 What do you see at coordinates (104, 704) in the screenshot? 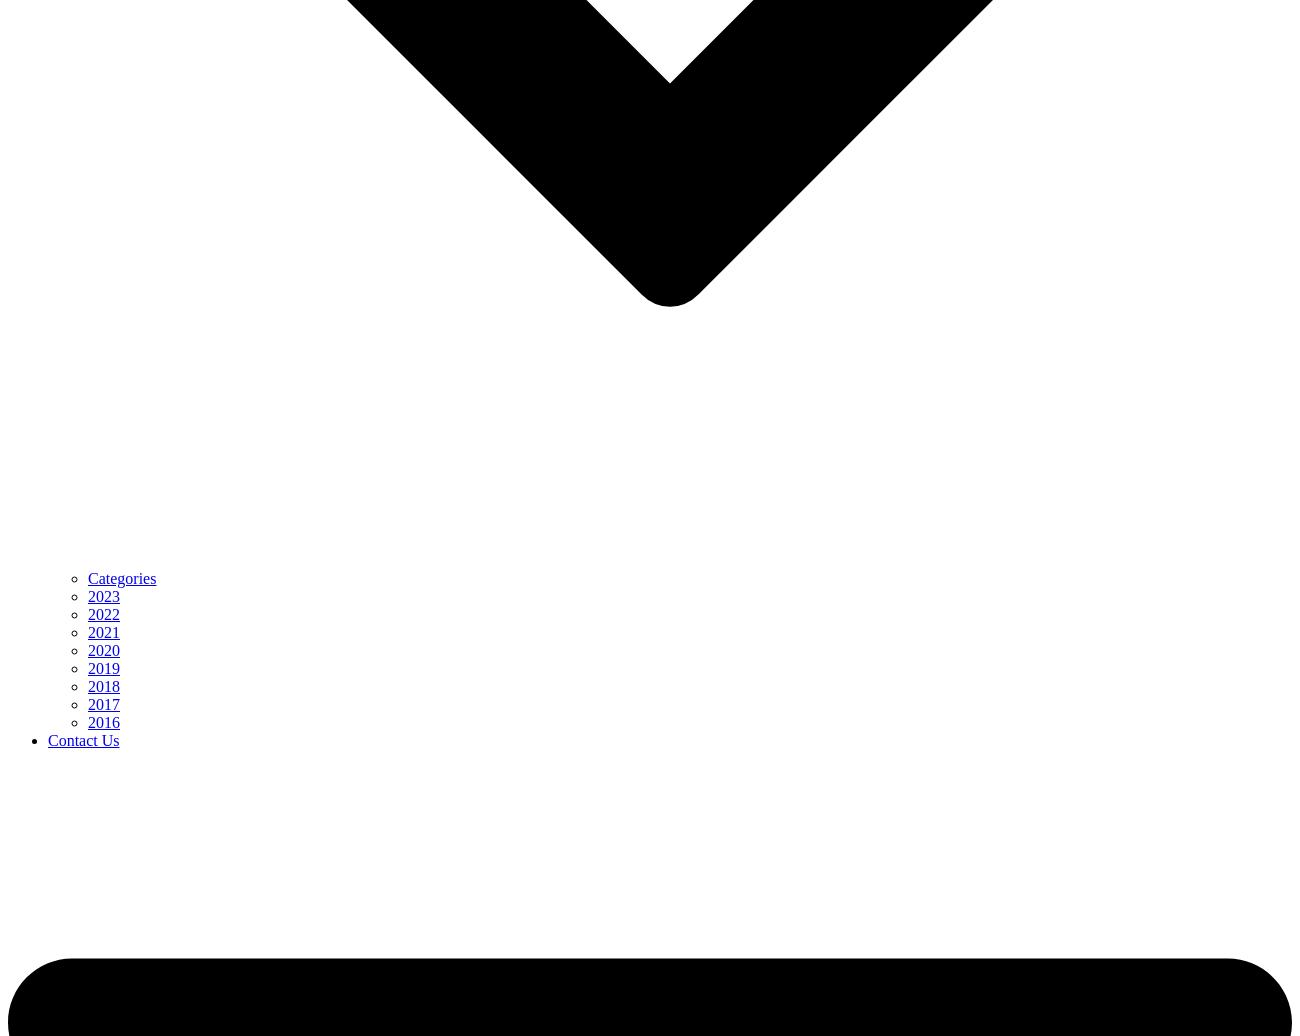
I see `'2017'` at bounding box center [104, 704].